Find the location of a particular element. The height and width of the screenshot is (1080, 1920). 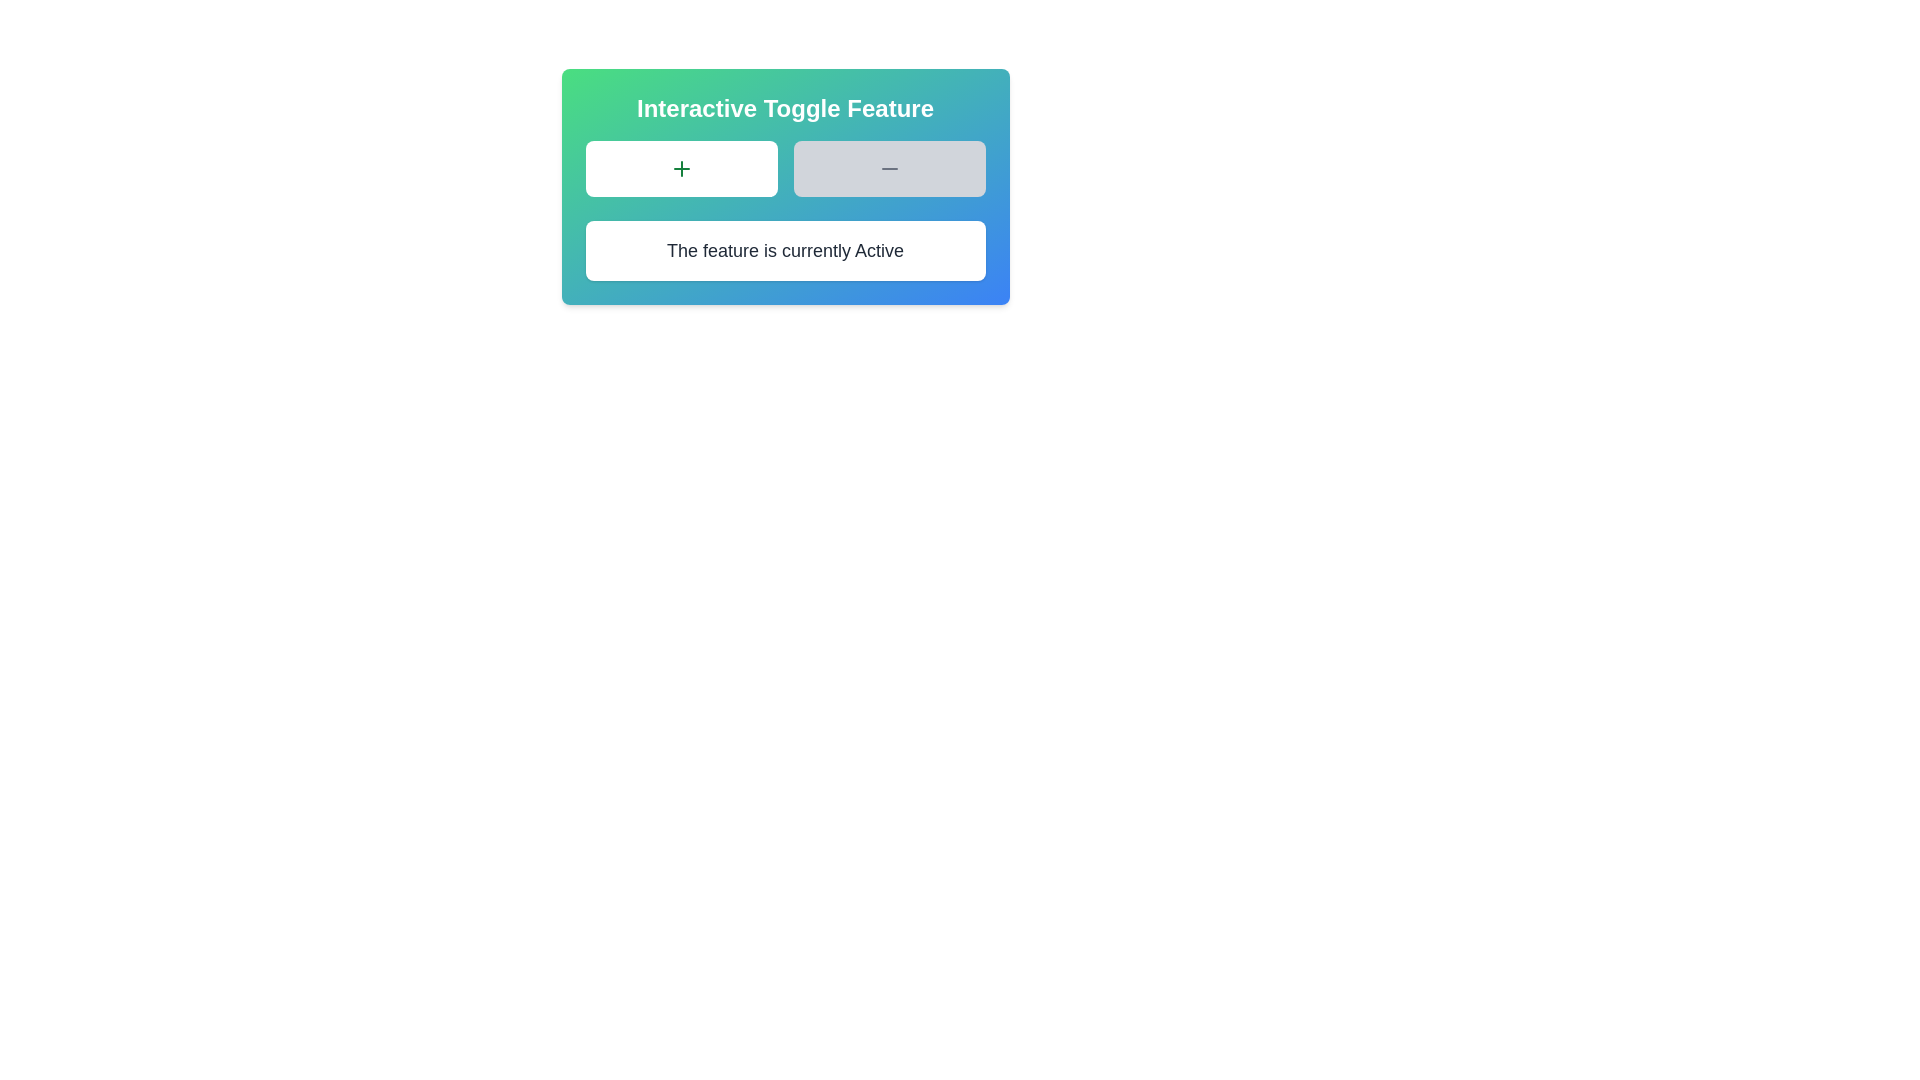

the rectangular interactive component located centrally under the heading 'Interactive Toggle Feature', positioned between a green-themed and a gray-themed button is located at coordinates (784, 168).